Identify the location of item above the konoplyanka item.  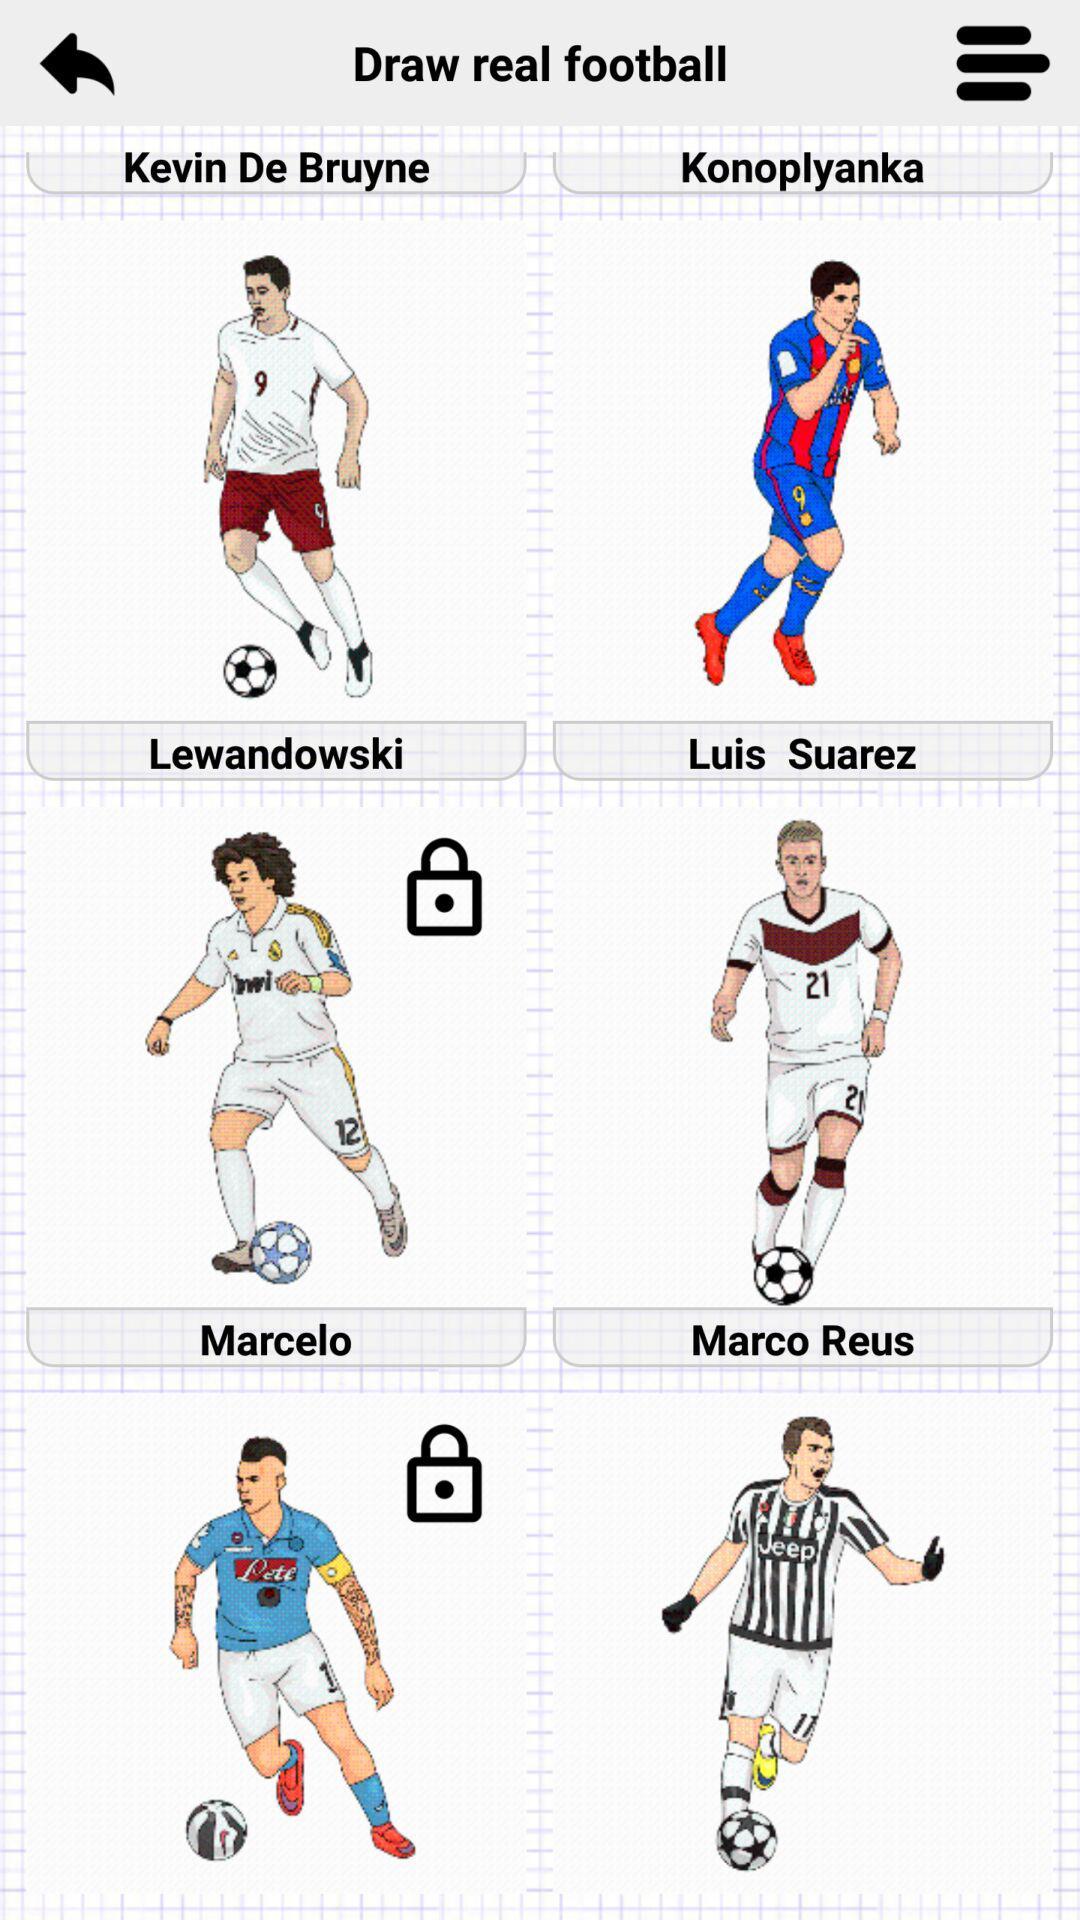
(1003, 62).